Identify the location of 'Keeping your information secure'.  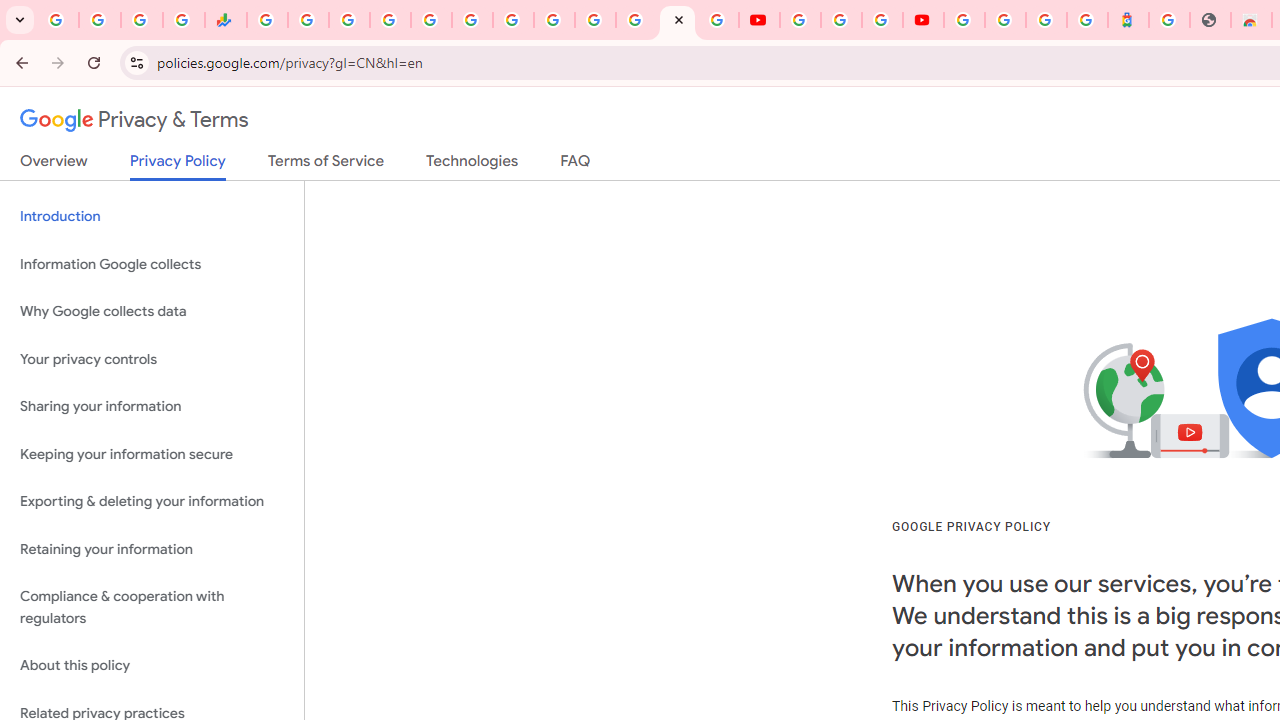
(151, 454).